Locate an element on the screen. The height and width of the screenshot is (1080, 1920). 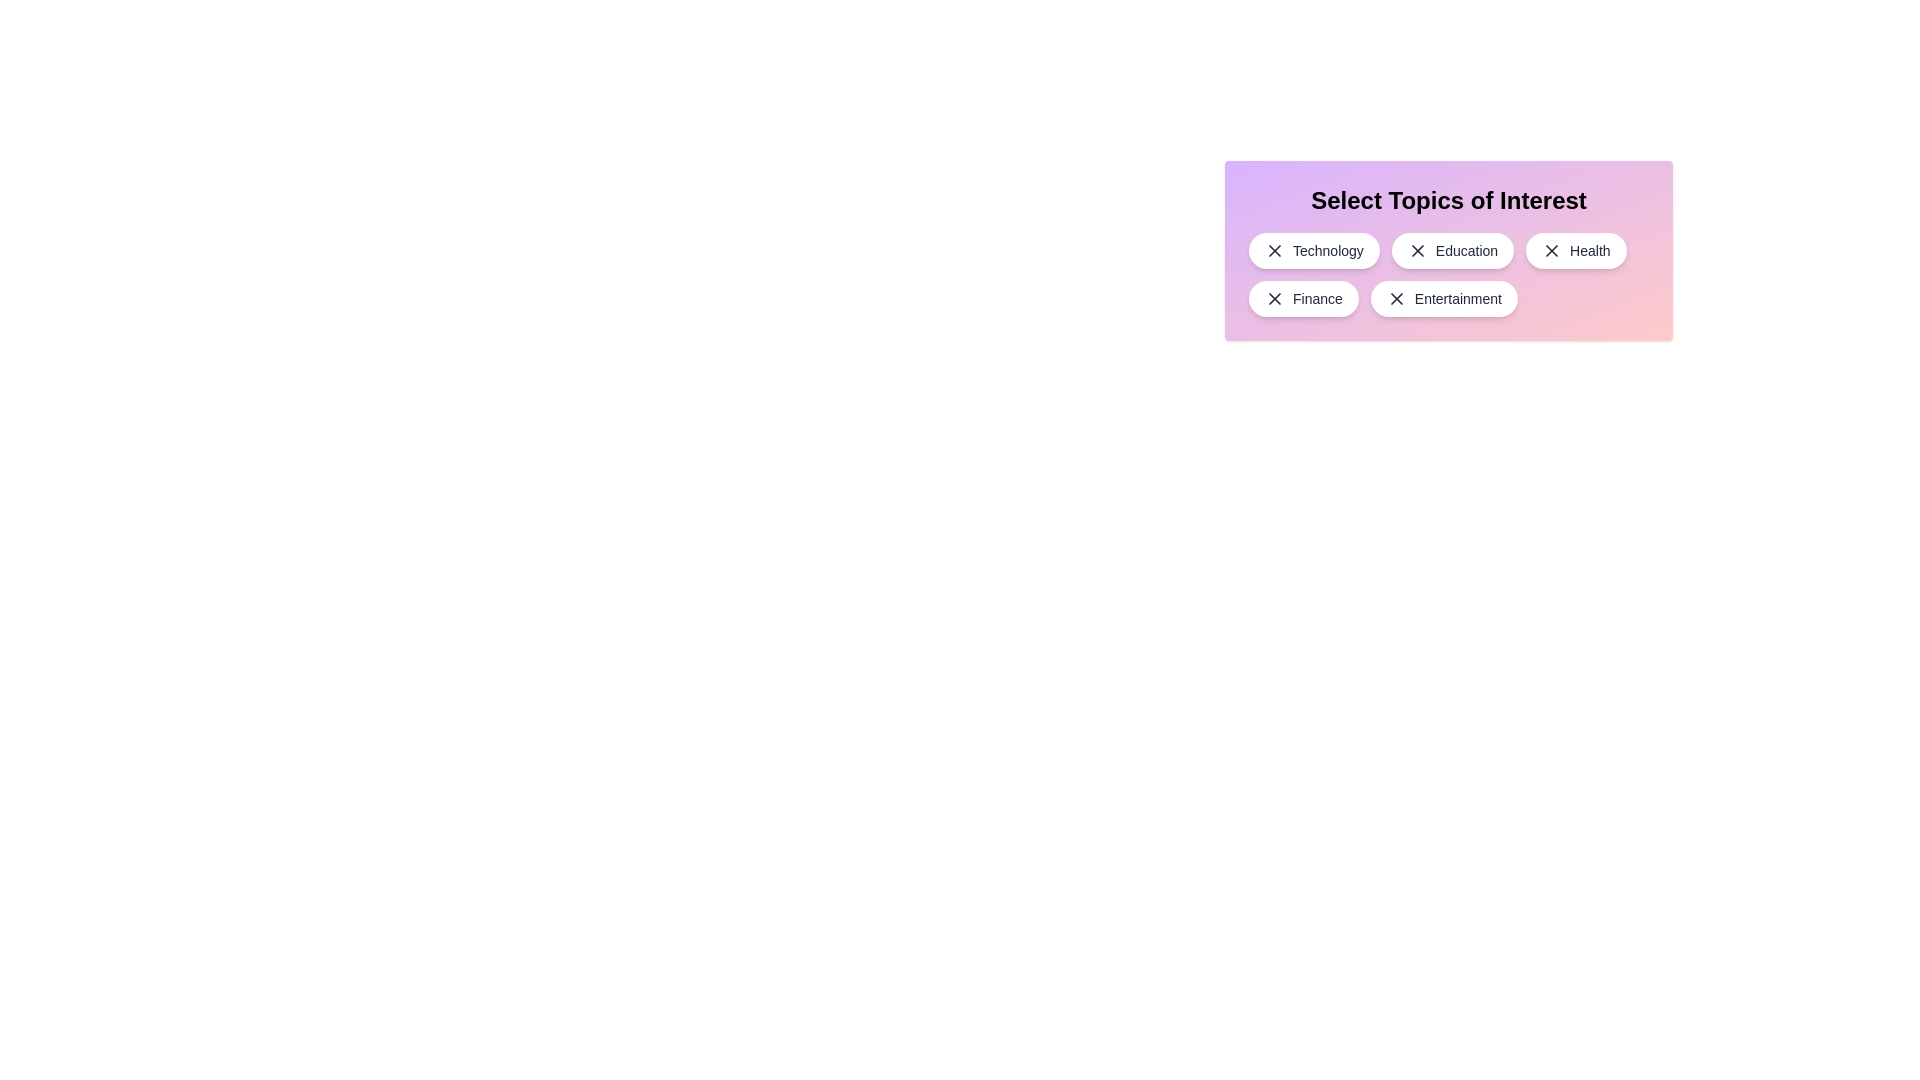
the topic Technology by clicking on it is located at coordinates (1314, 249).